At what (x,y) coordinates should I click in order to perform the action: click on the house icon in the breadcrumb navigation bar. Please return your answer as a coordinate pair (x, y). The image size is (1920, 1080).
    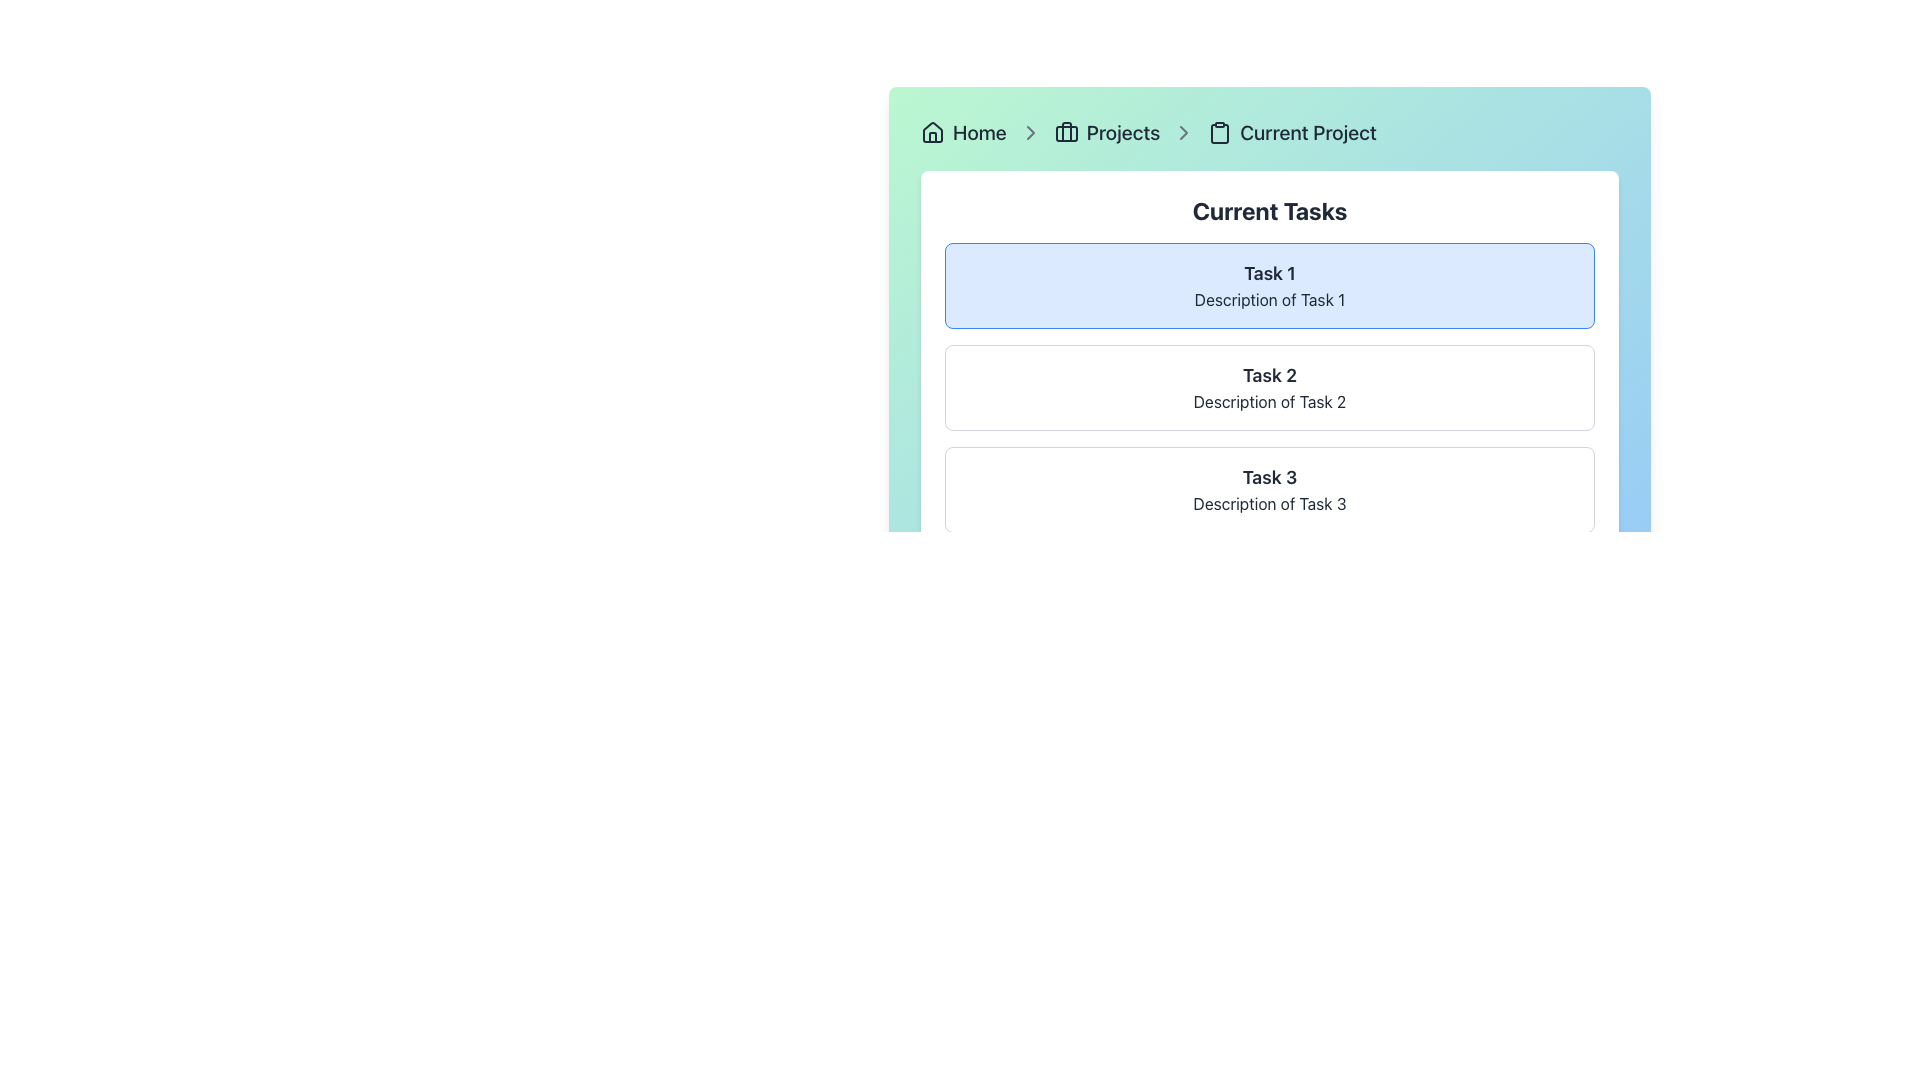
    Looking at the image, I should click on (931, 131).